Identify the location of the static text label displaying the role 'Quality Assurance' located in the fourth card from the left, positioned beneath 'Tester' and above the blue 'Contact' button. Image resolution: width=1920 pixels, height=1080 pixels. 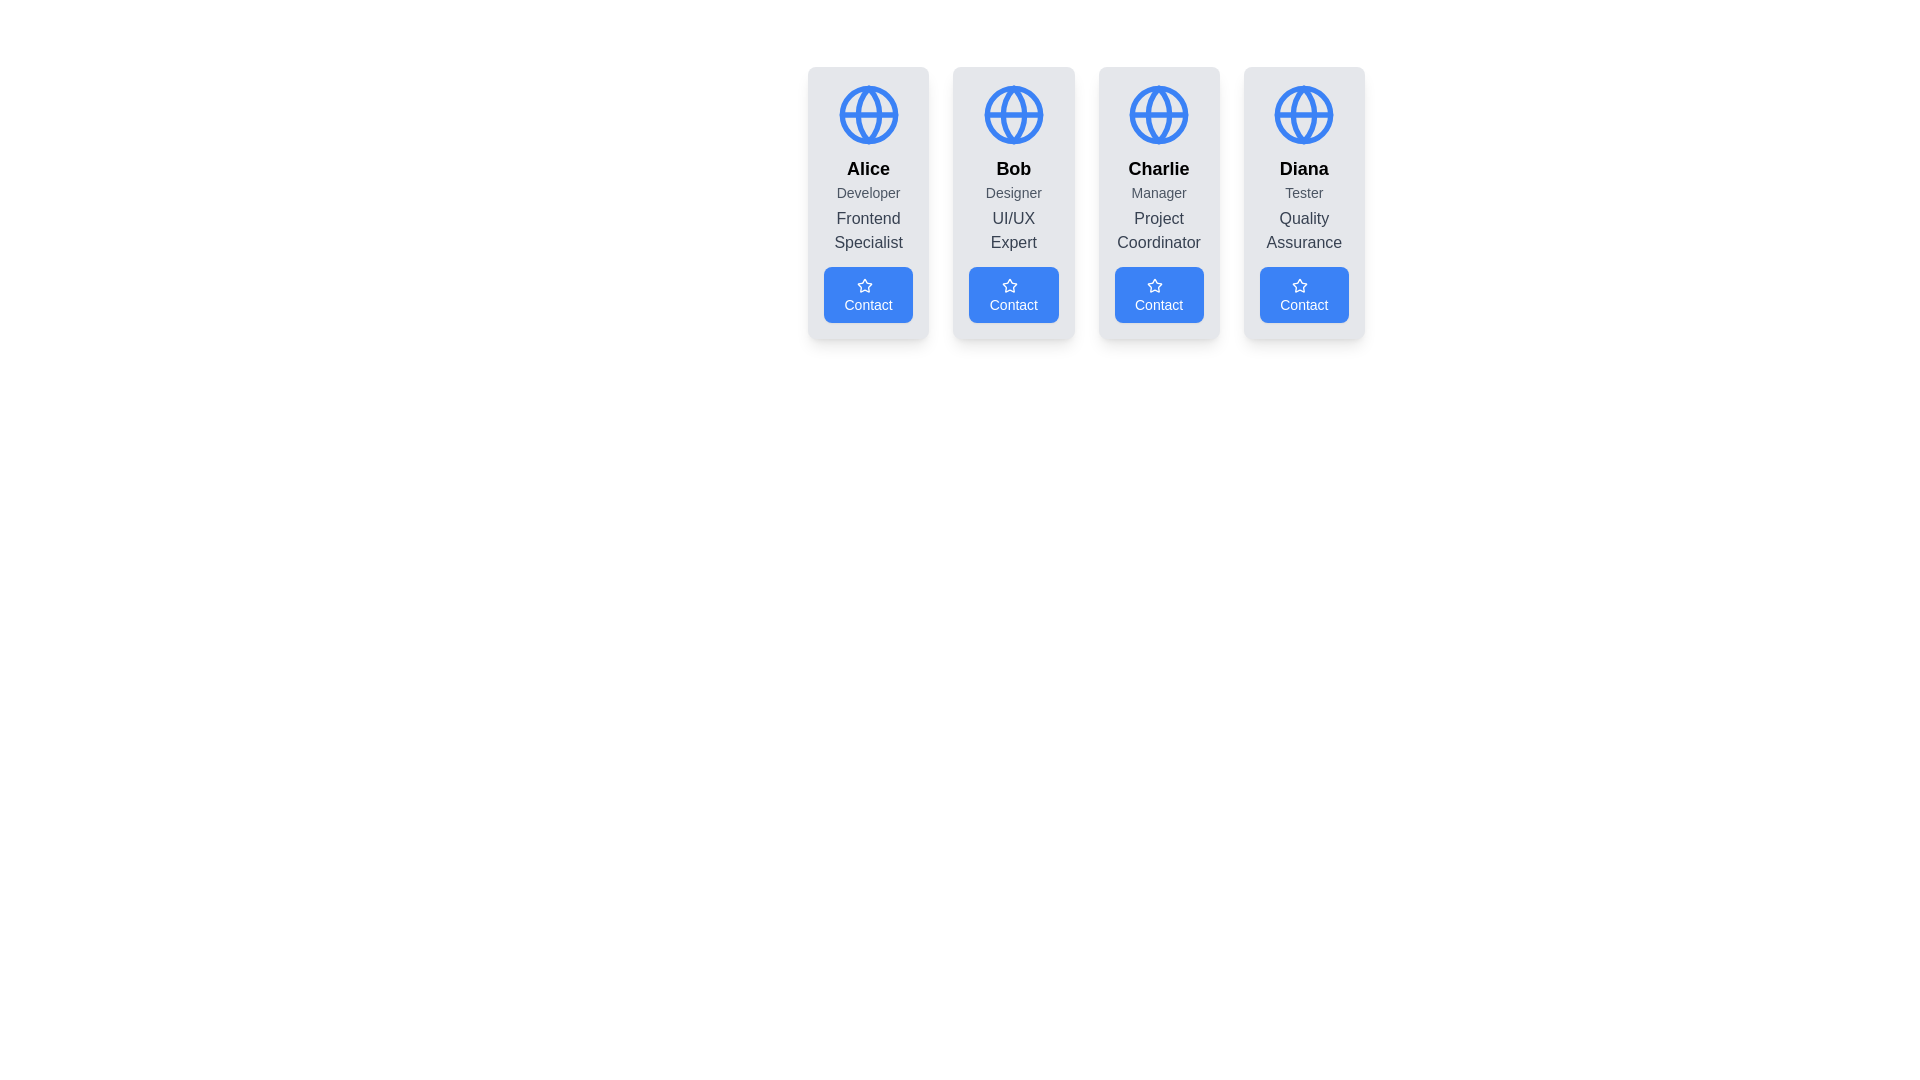
(1304, 230).